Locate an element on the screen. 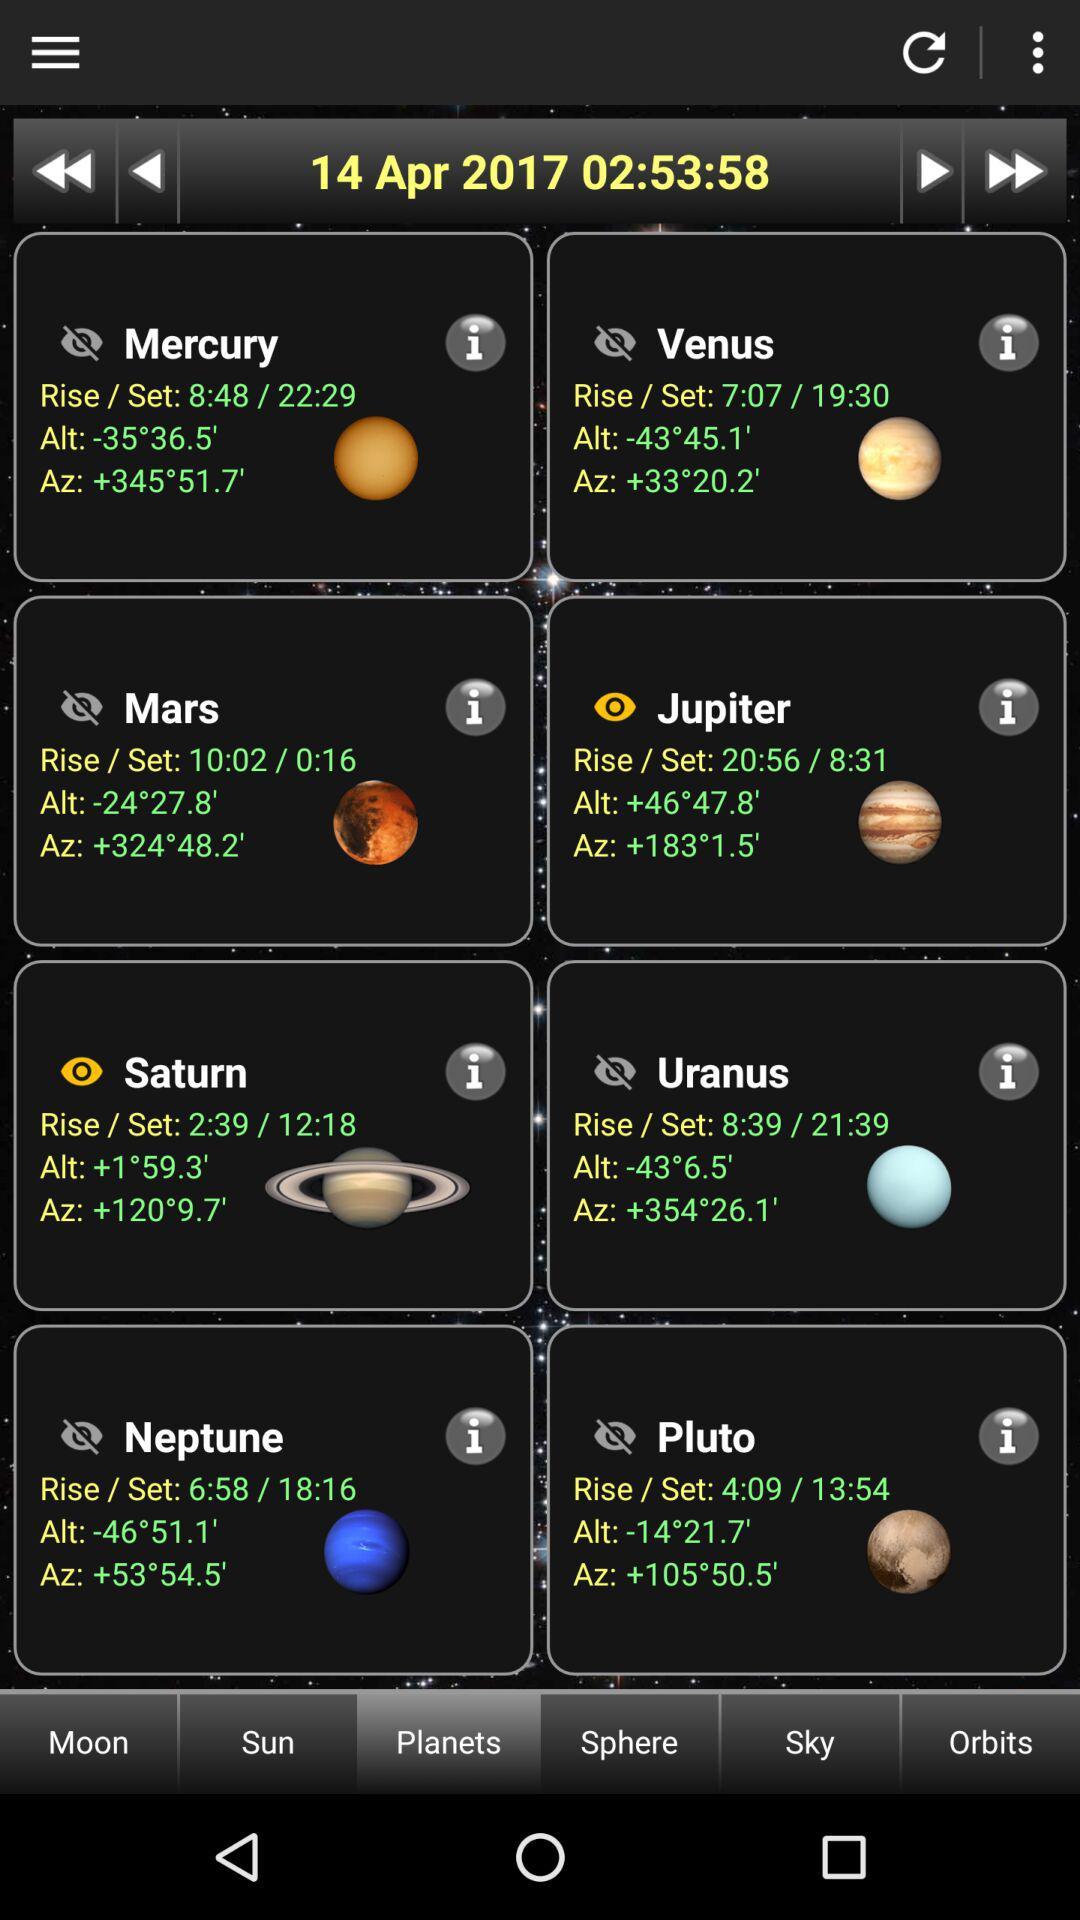 The width and height of the screenshot is (1080, 1920). tap to launch picture is located at coordinates (613, 706).